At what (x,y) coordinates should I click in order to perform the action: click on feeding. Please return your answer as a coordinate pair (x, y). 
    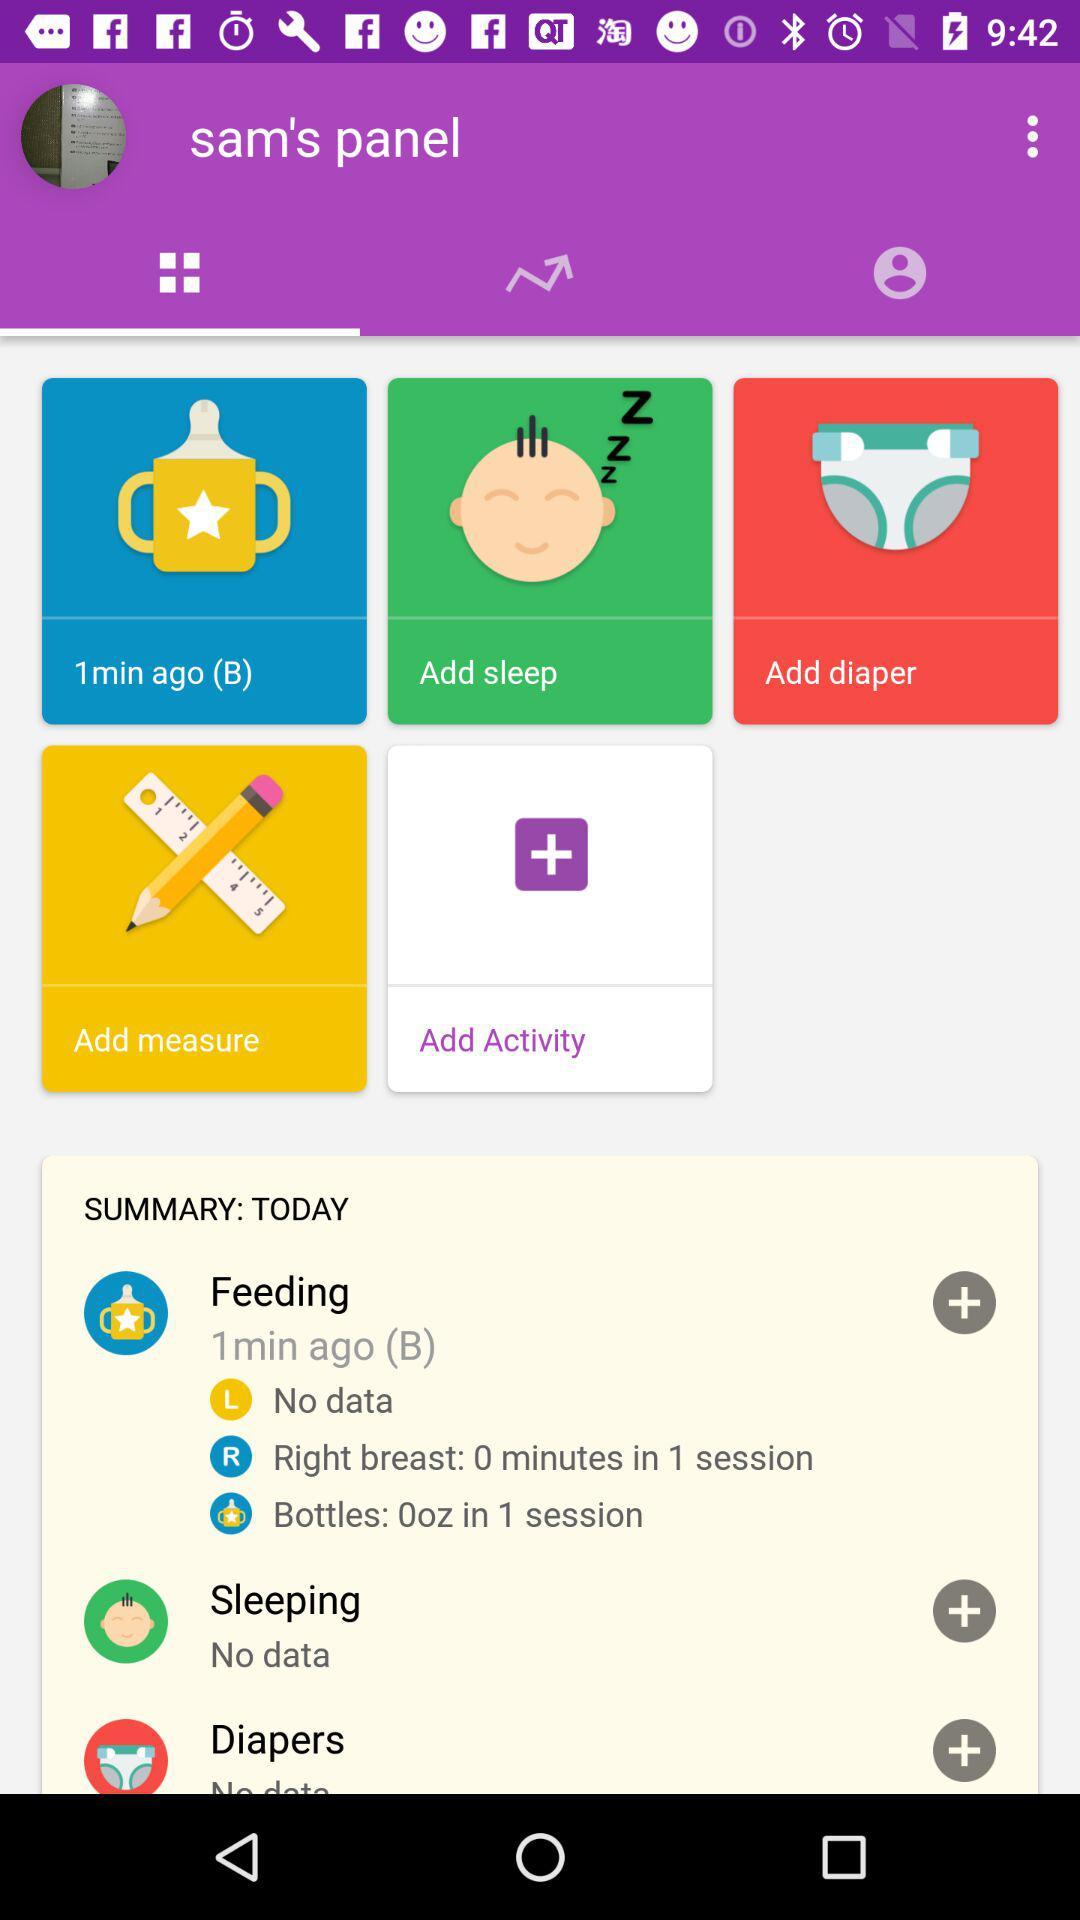
    Looking at the image, I should click on (963, 1302).